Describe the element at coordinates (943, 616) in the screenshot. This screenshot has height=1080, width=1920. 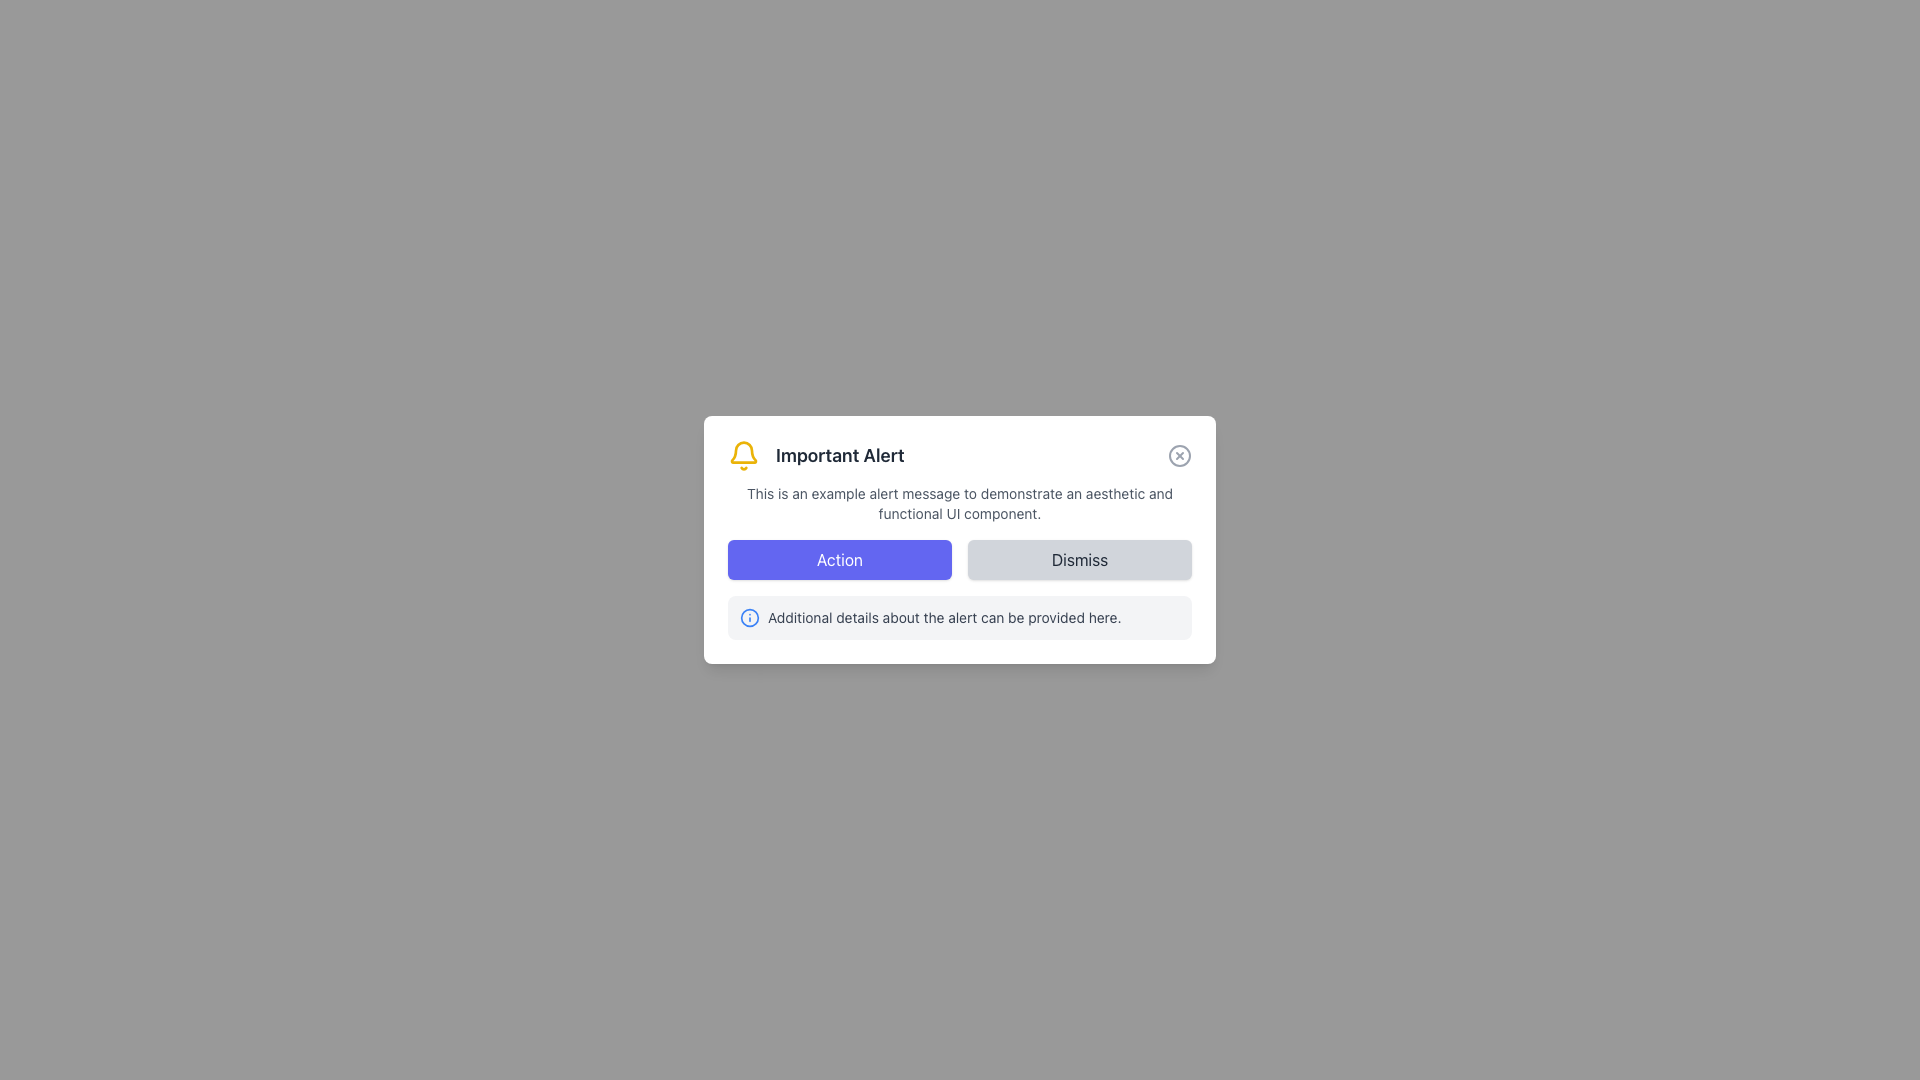
I see `supplementary information text located at the bottom section of the notification card, positioned to the right of the circular 'i' icon within a light gray background box` at that location.